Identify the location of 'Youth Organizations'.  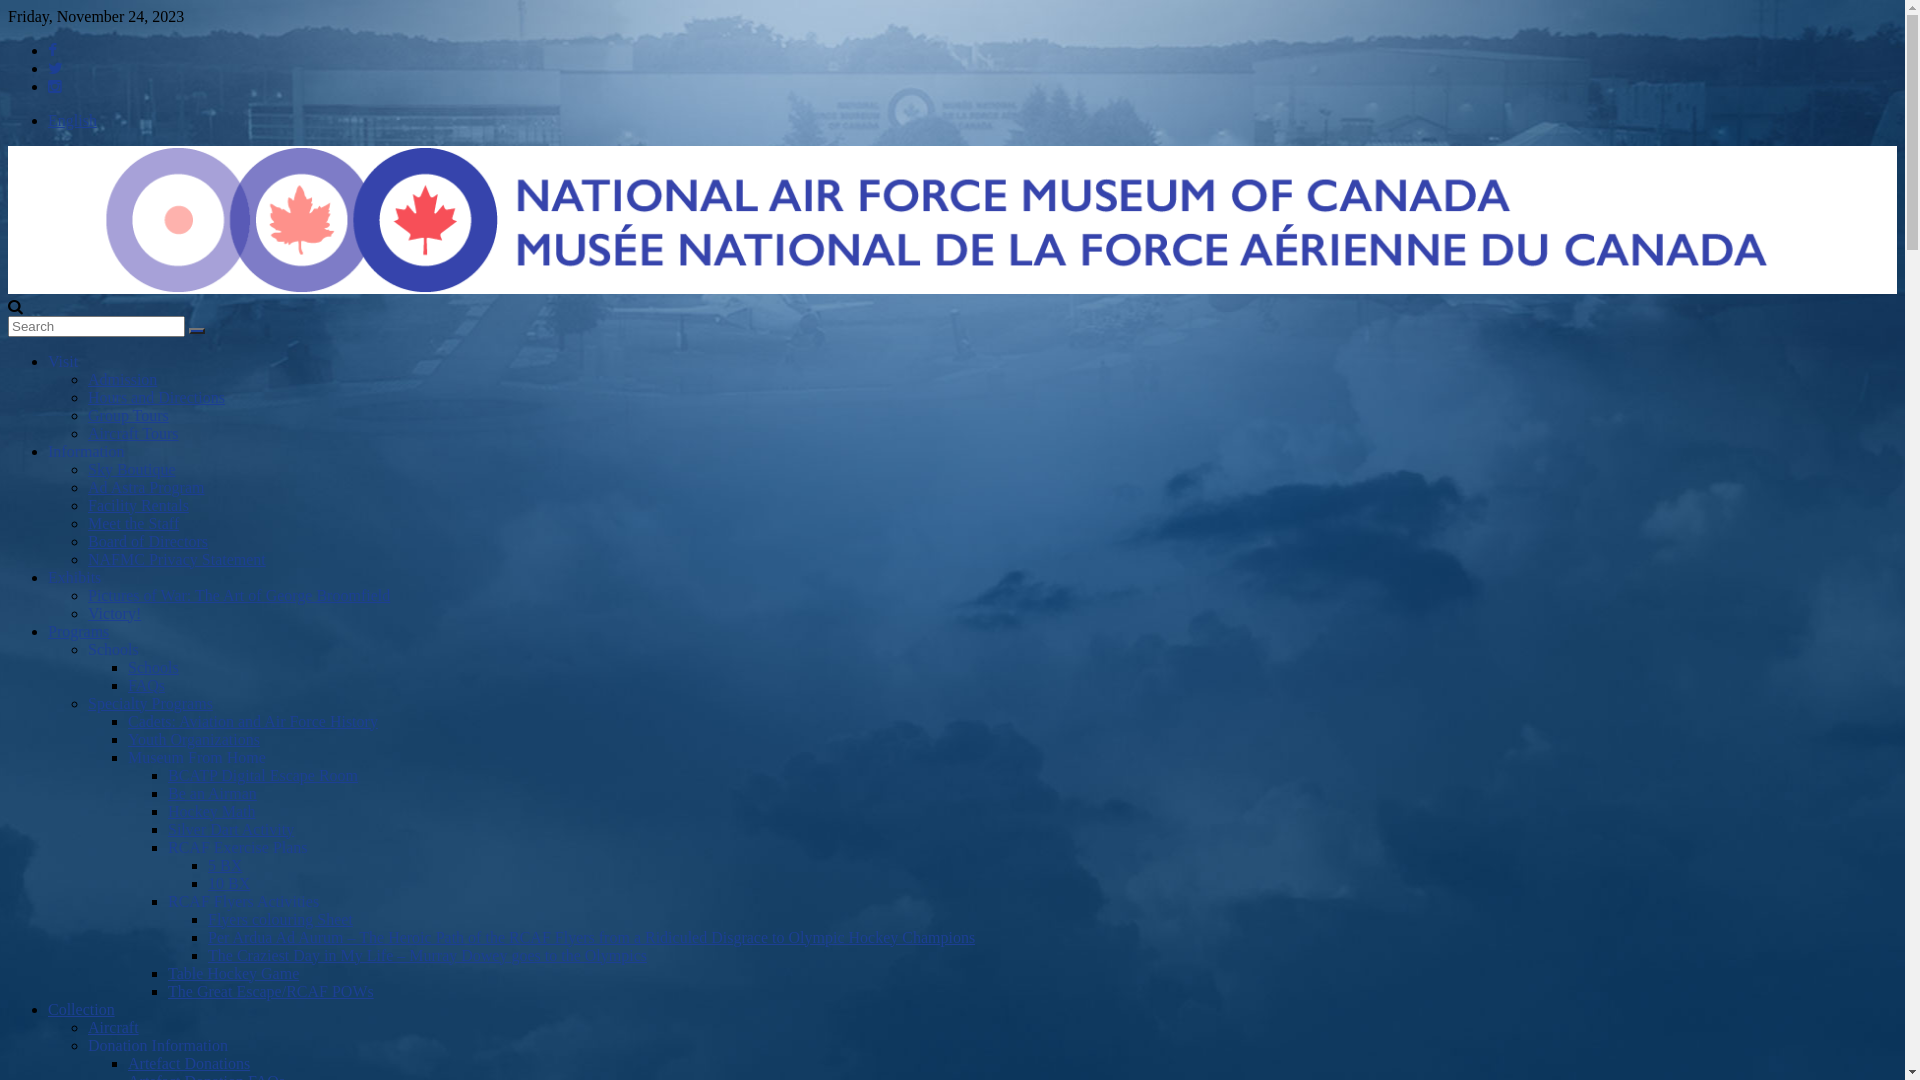
(193, 739).